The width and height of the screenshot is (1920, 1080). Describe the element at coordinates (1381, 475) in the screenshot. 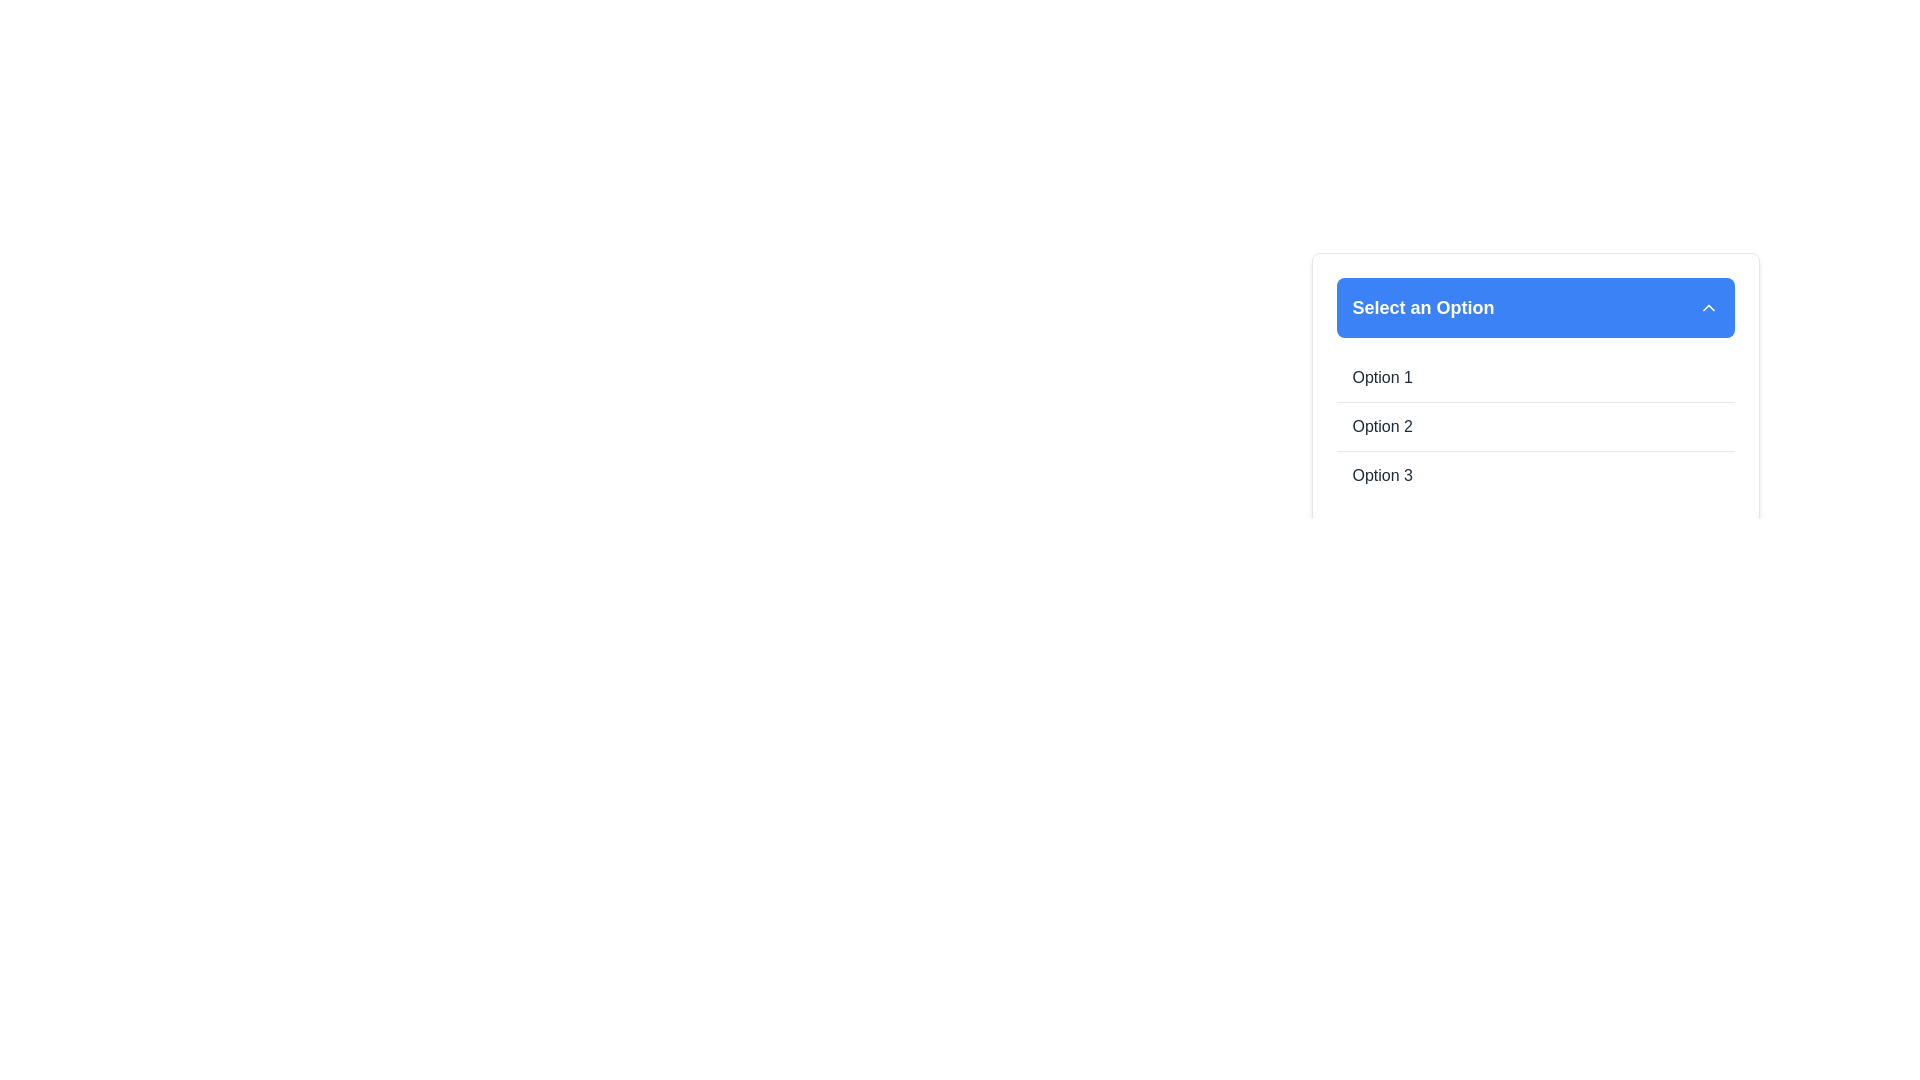

I see `the text label reading 'Option 3' in the dropdown menu` at that location.